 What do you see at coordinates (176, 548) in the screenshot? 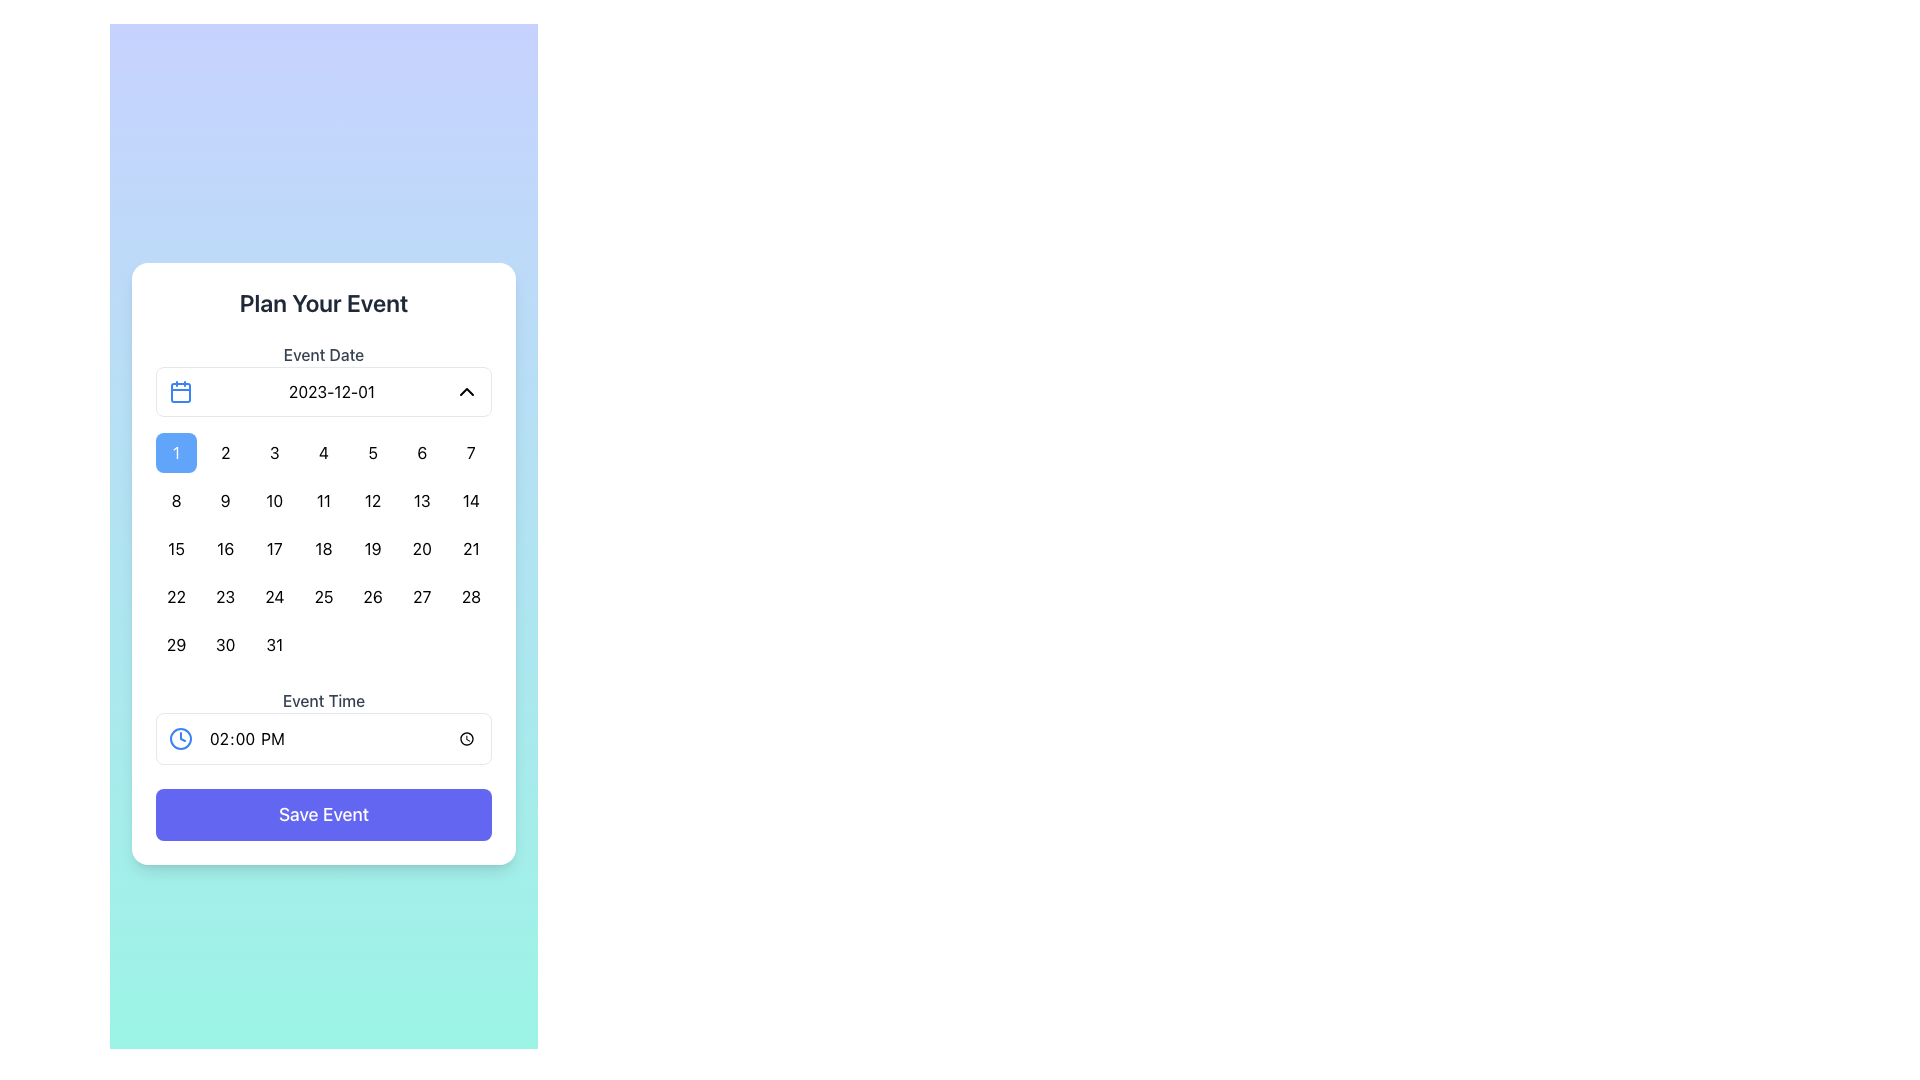
I see `the calendar button representing a day in the third row, first column` at bounding box center [176, 548].